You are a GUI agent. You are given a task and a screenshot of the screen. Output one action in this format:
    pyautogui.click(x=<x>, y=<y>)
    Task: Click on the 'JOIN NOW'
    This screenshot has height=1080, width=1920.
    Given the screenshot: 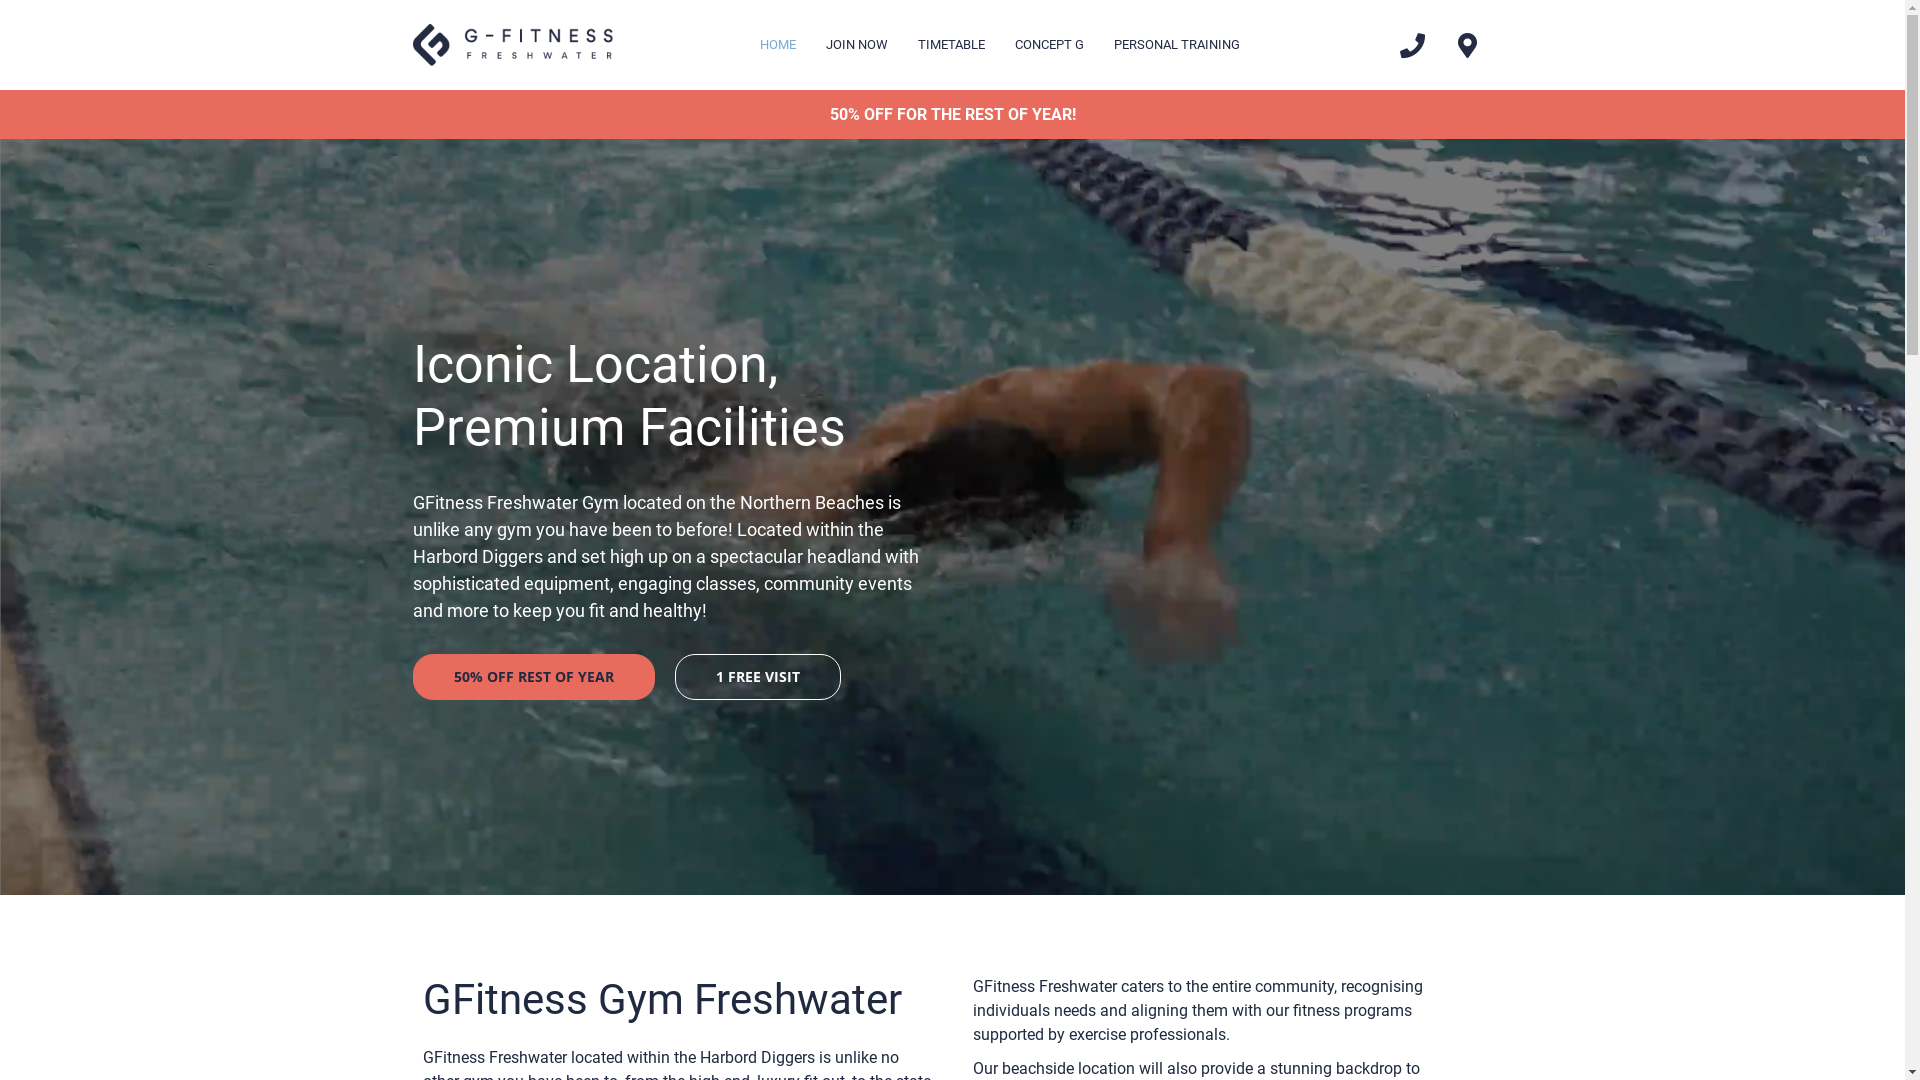 What is the action you would take?
    pyautogui.click(x=857, y=45)
    